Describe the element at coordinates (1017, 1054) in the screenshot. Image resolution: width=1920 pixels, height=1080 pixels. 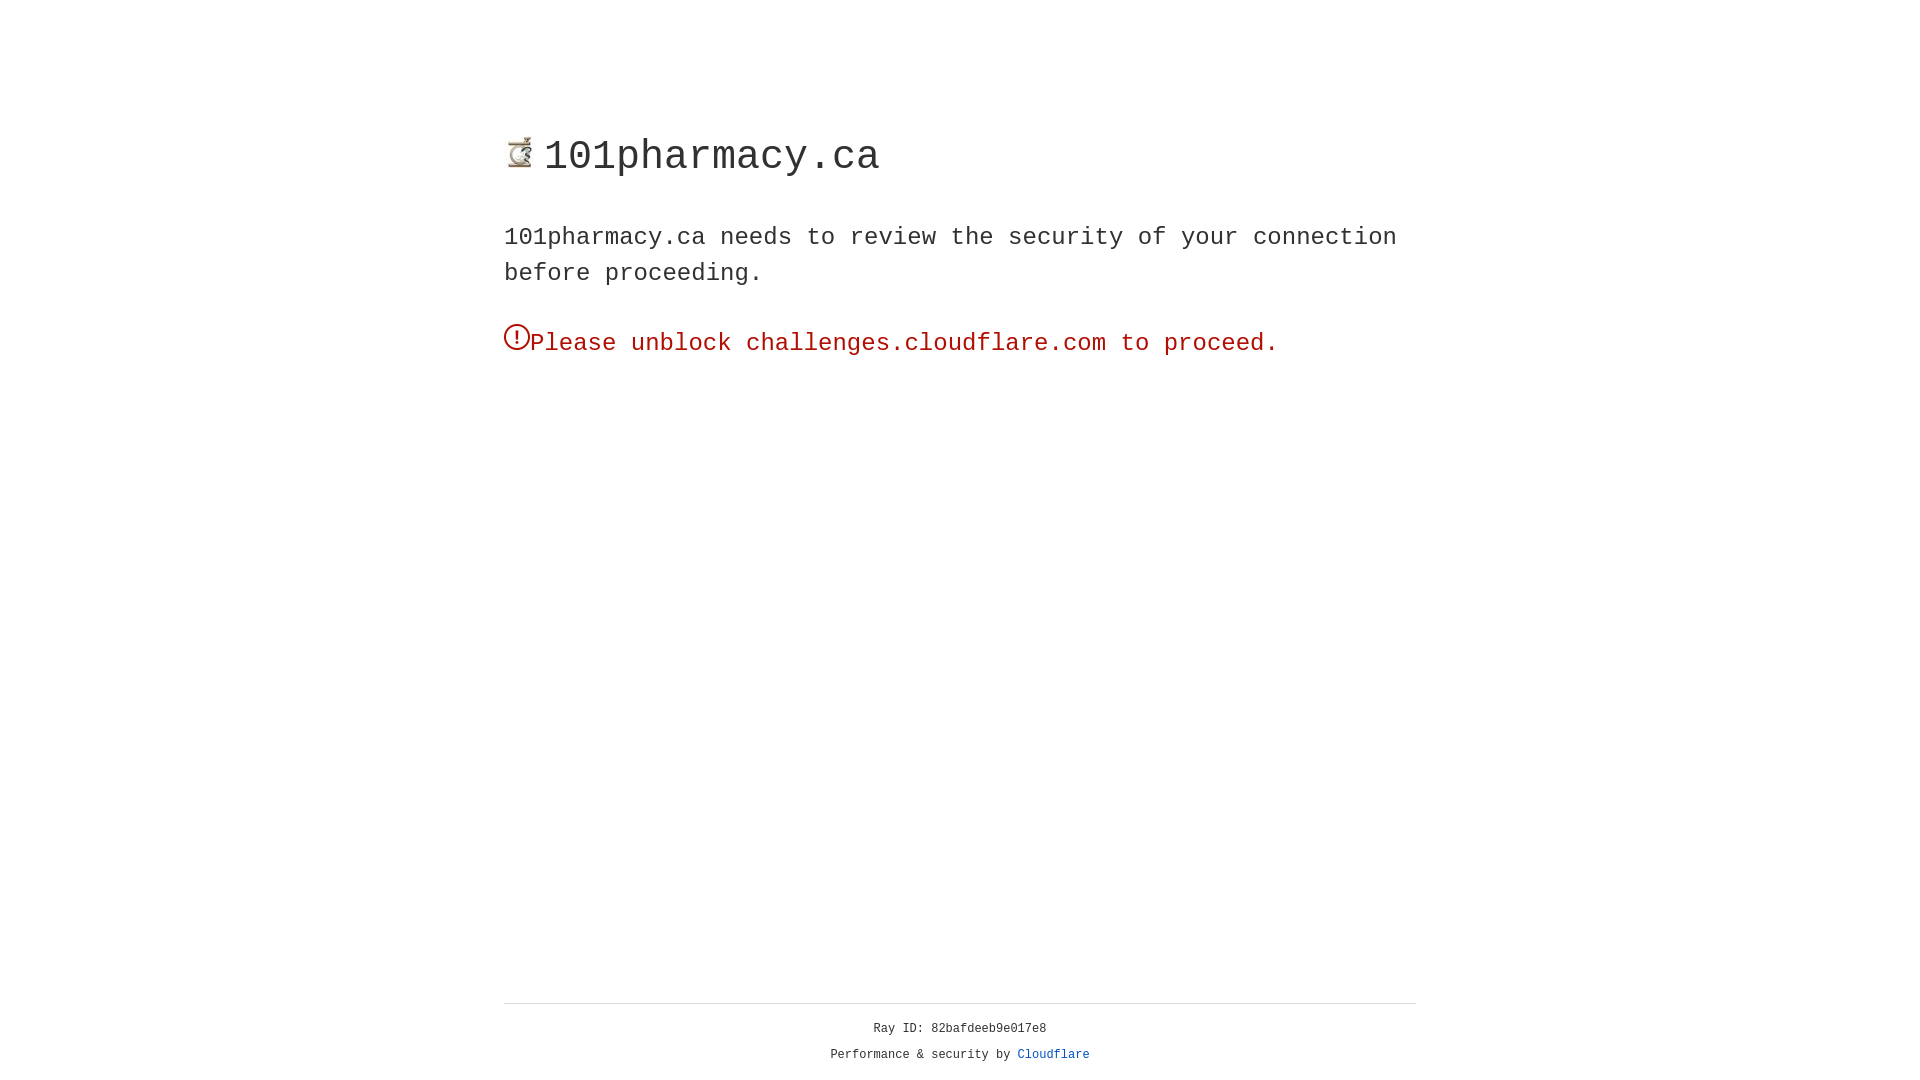
I see `'Cloudflare'` at that location.